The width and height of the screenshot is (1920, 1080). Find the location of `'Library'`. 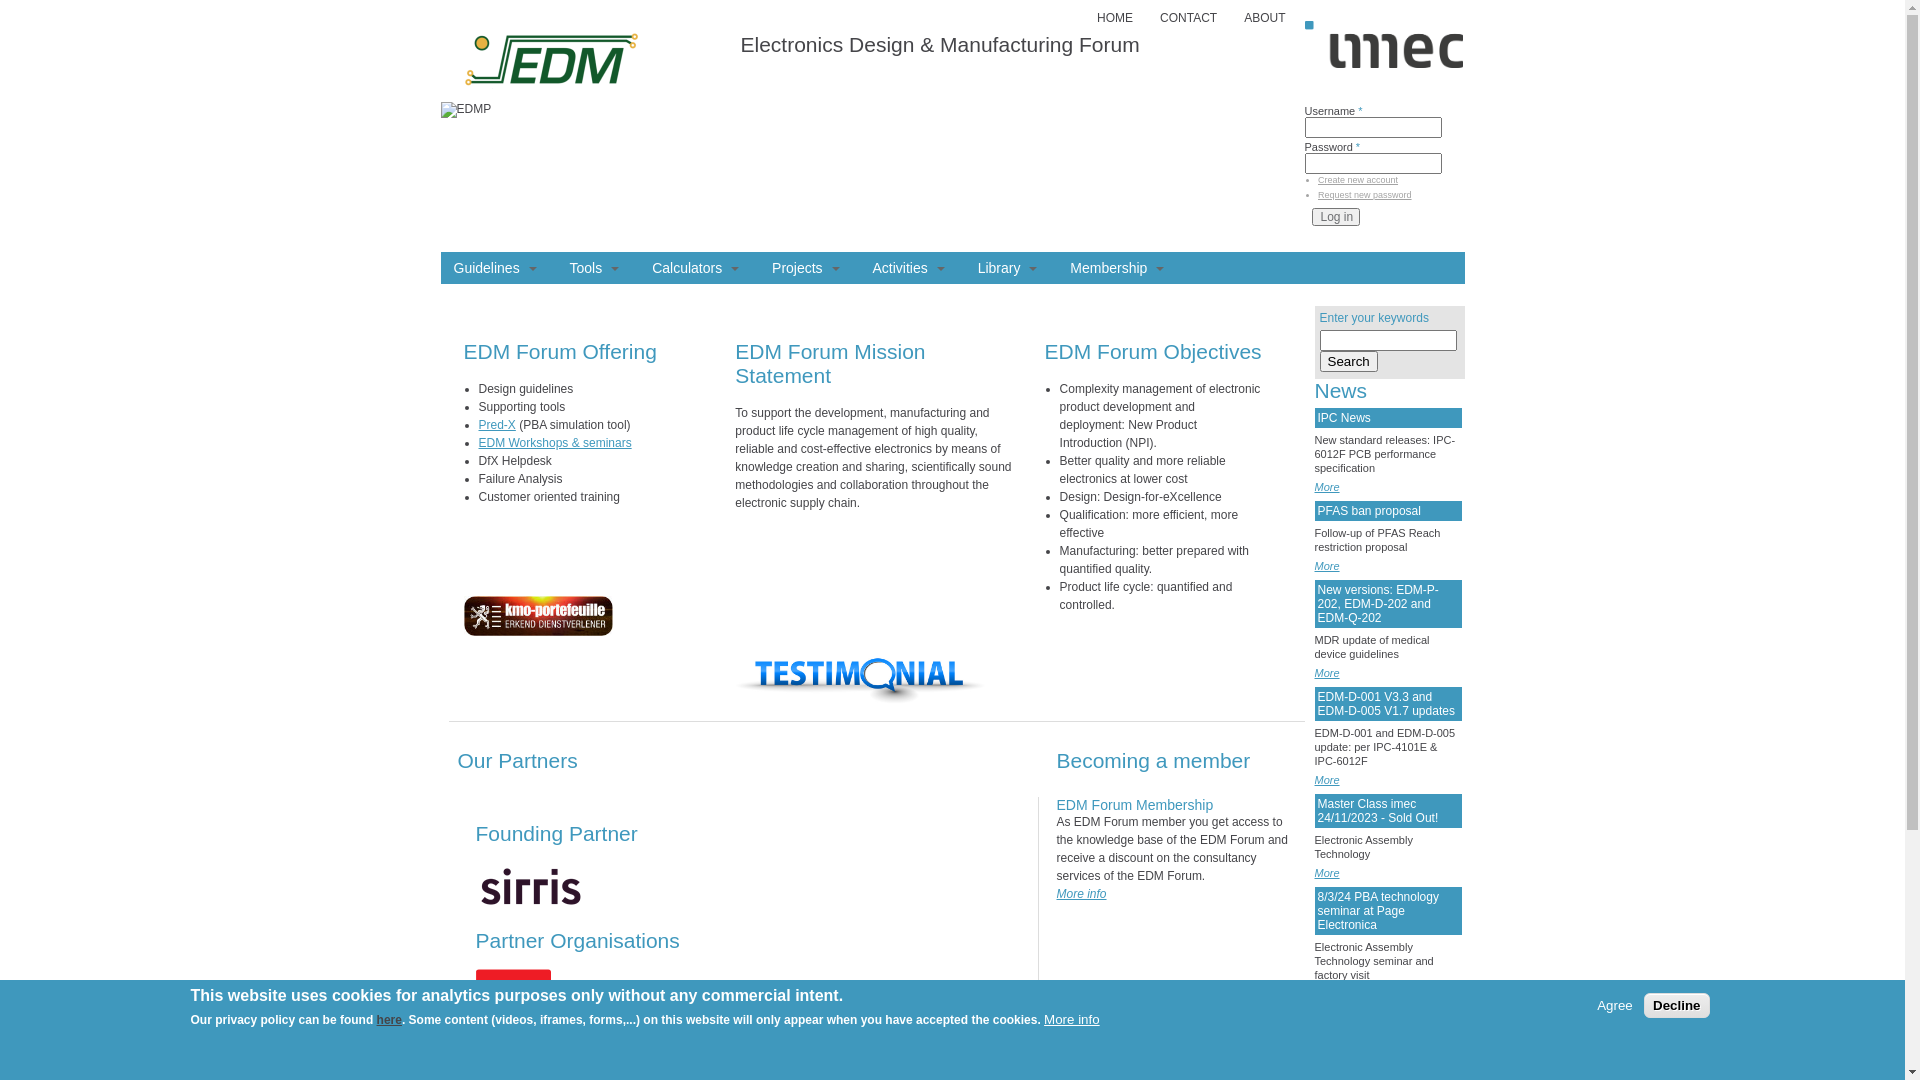

'Library' is located at coordinates (968, 266).